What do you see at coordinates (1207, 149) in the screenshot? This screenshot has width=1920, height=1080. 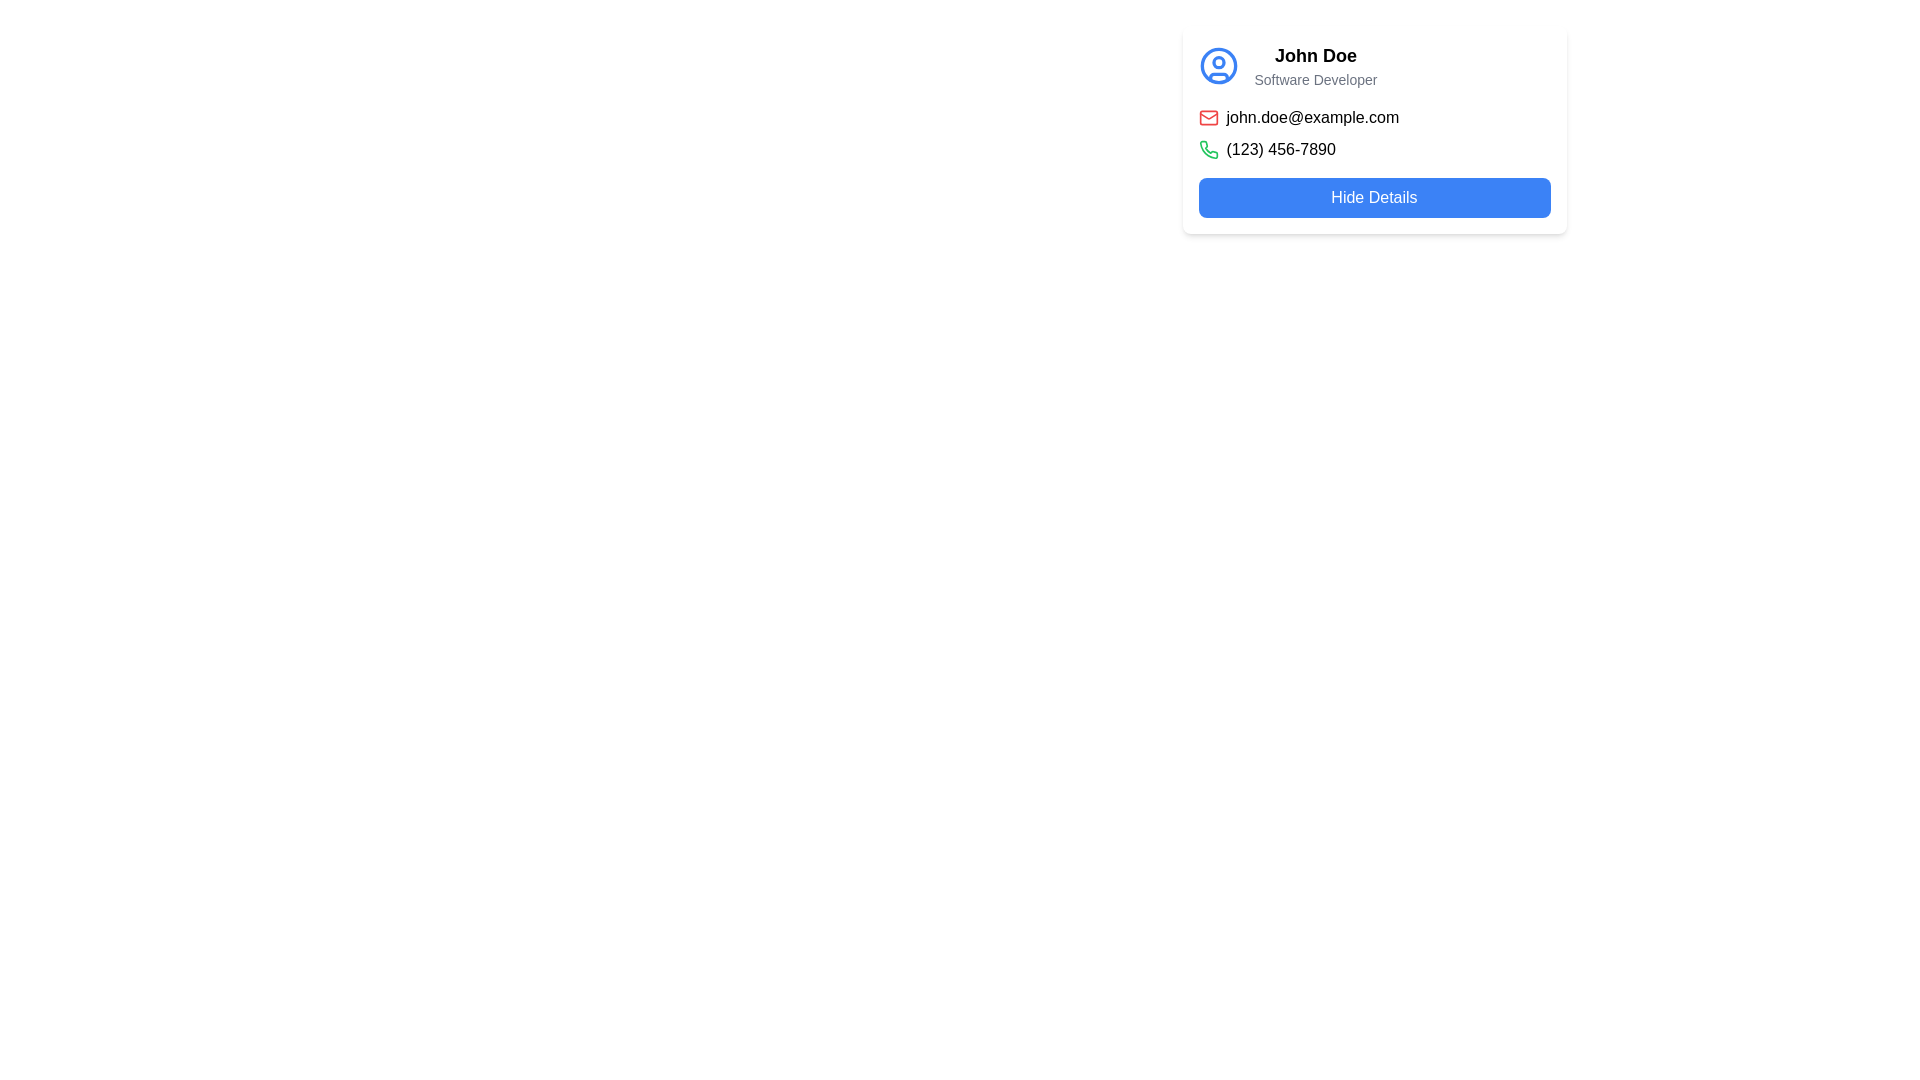 I see `the green phone icon with rounded edges that represents a telephone handset, located on the left of the text '(123) 456-7890'` at bounding box center [1207, 149].